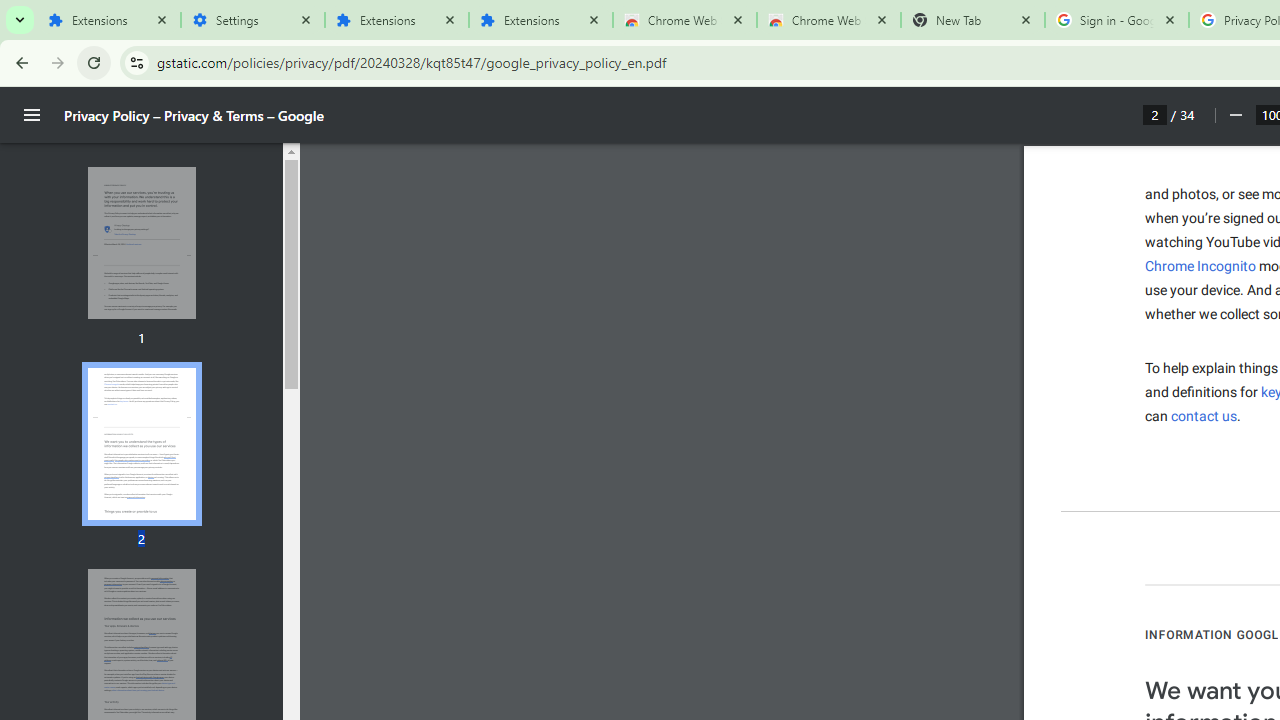 The height and width of the screenshot is (720, 1280). Describe the element at coordinates (828, 20) in the screenshot. I see `'Chrome Web Store - Themes'` at that location.